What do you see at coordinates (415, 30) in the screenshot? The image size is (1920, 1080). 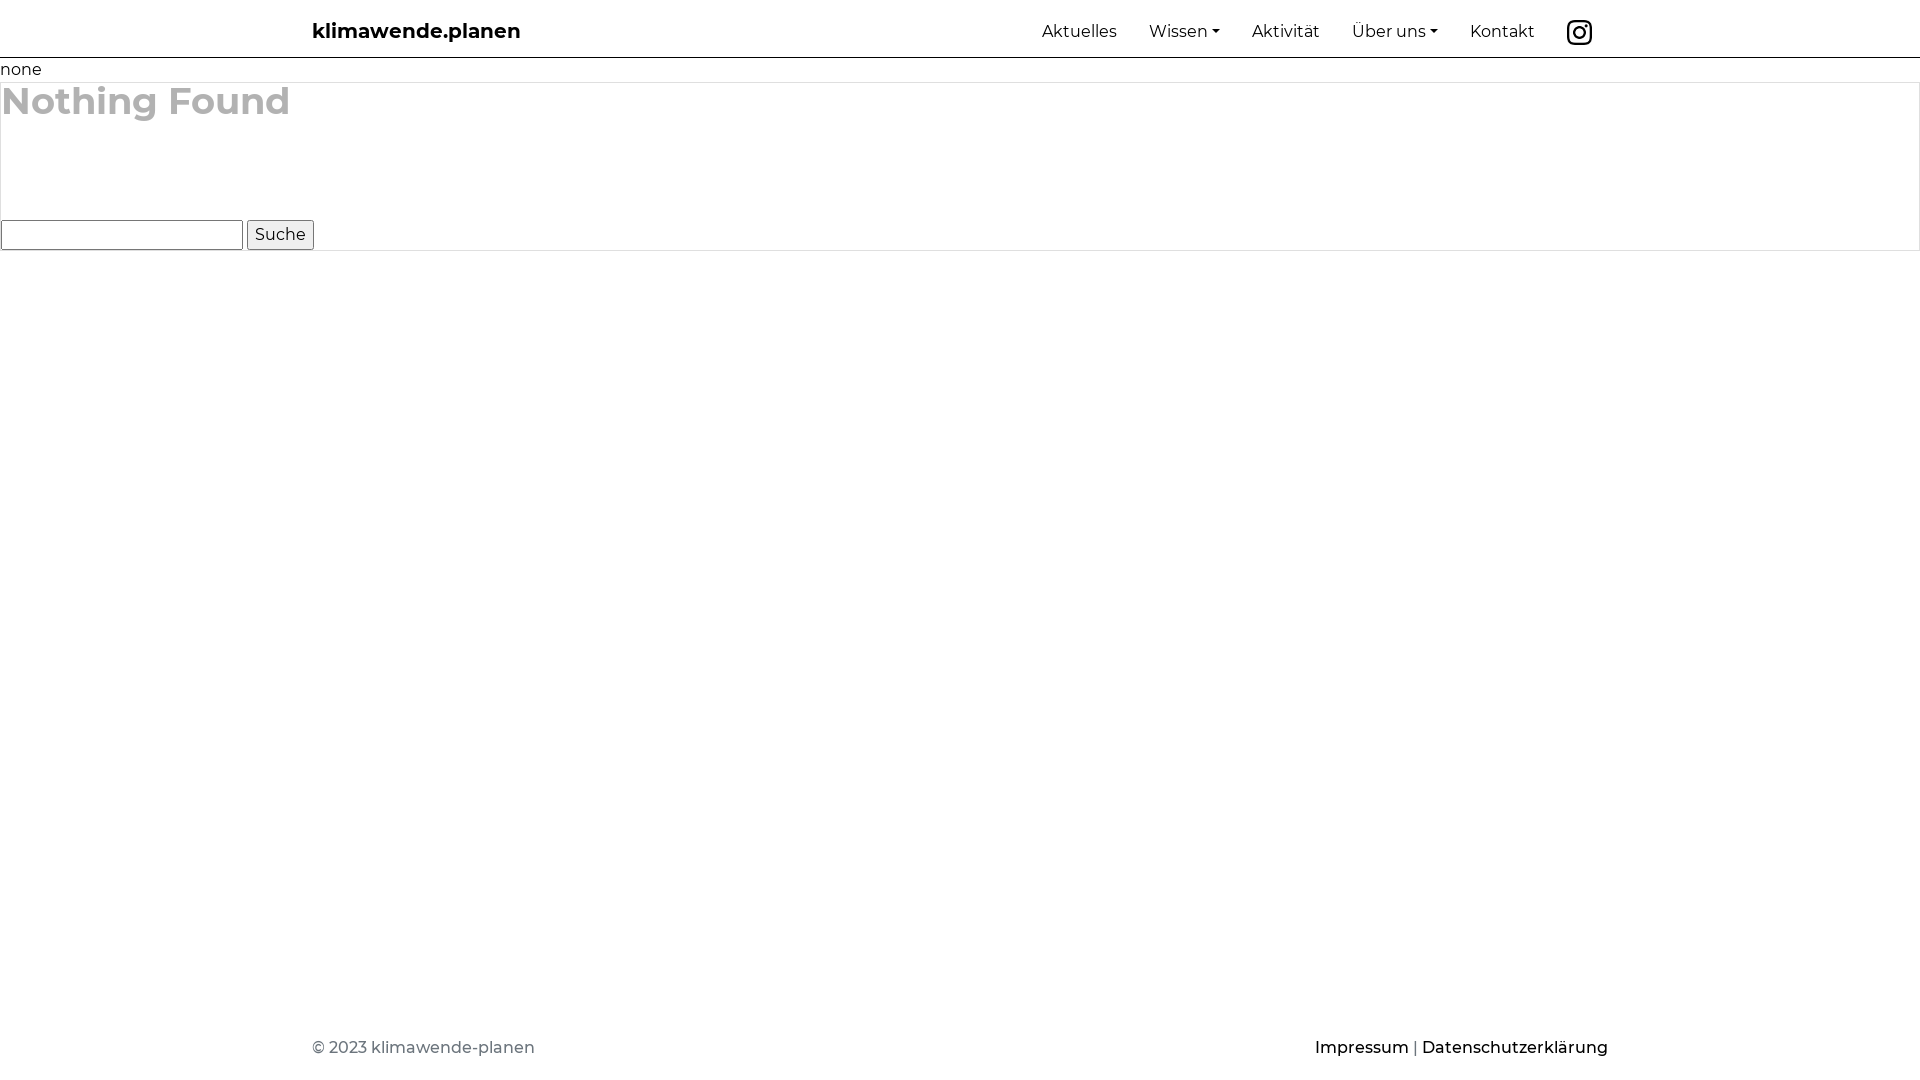 I see `'klimawende.planen'` at bounding box center [415, 30].